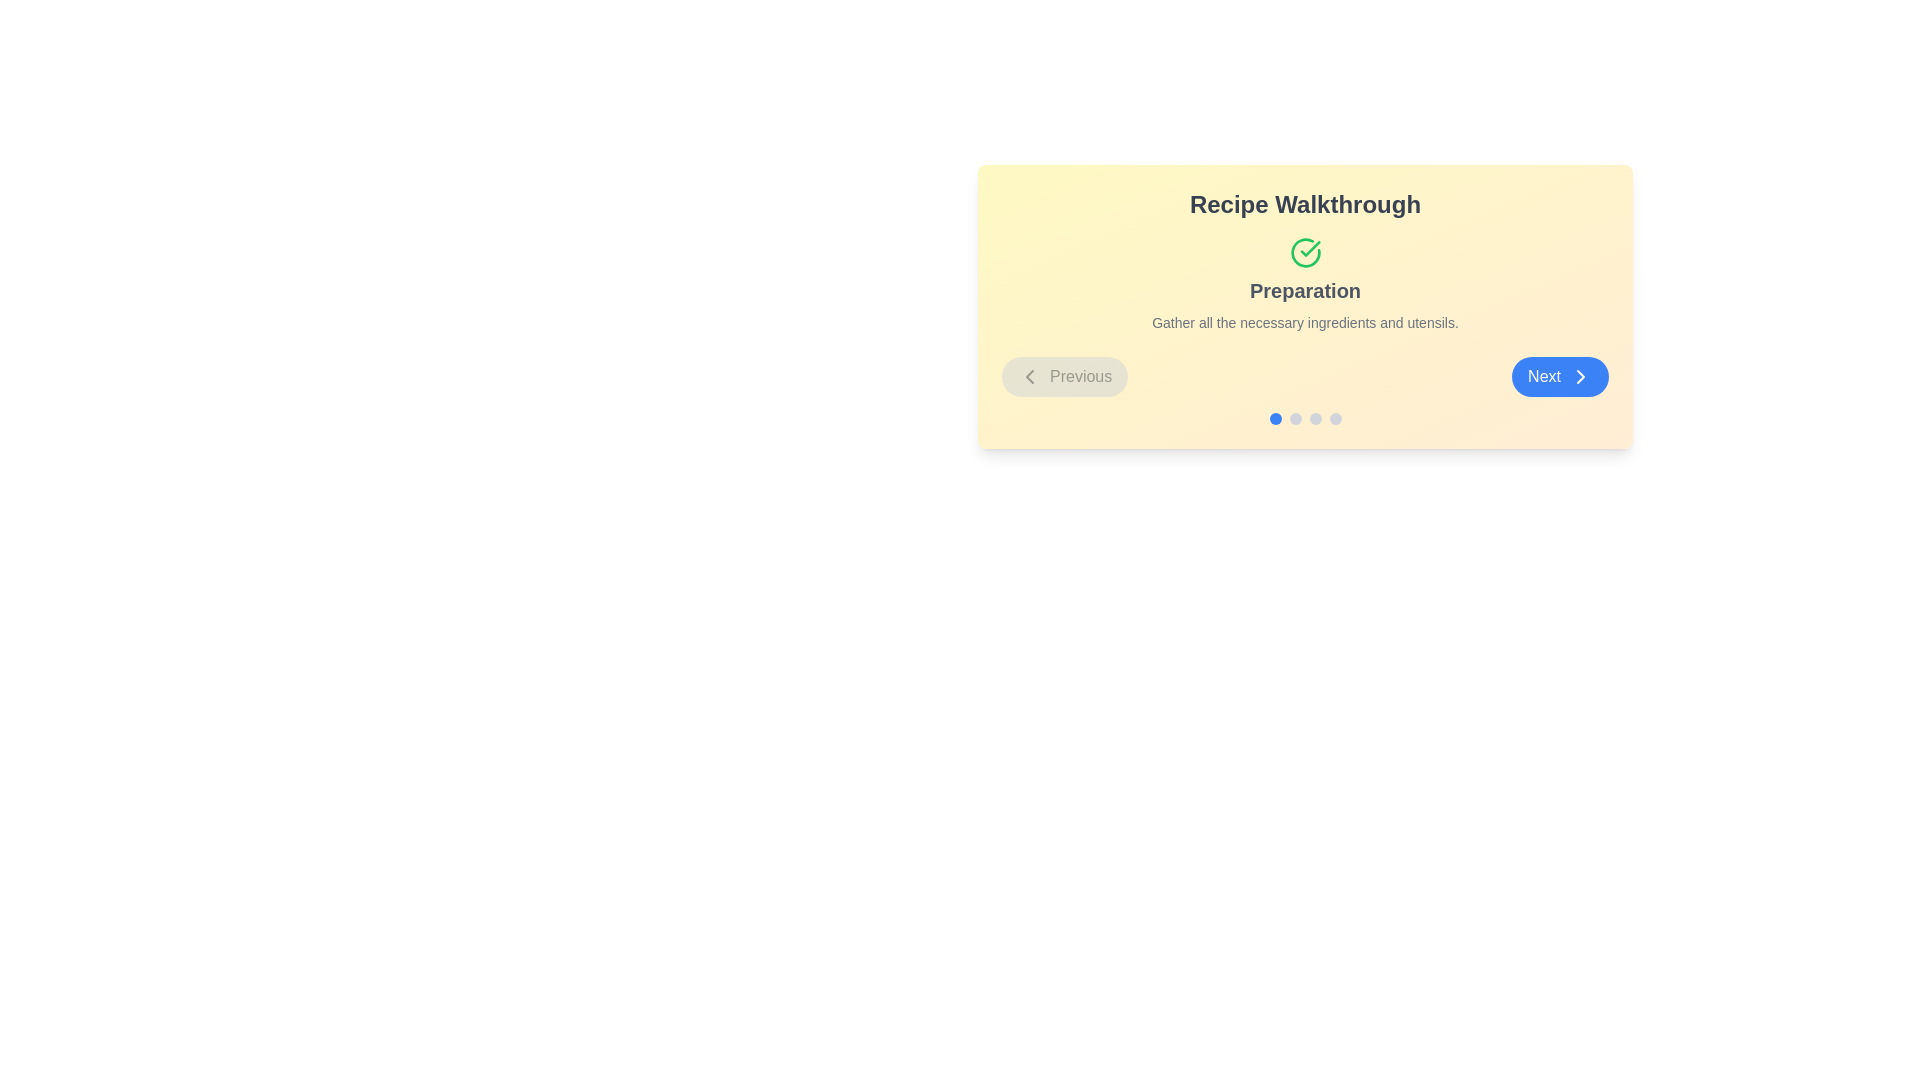 The width and height of the screenshot is (1920, 1080). I want to click on the blue 'Next' button with a right-facing chevron icon, so click(1559, 377).